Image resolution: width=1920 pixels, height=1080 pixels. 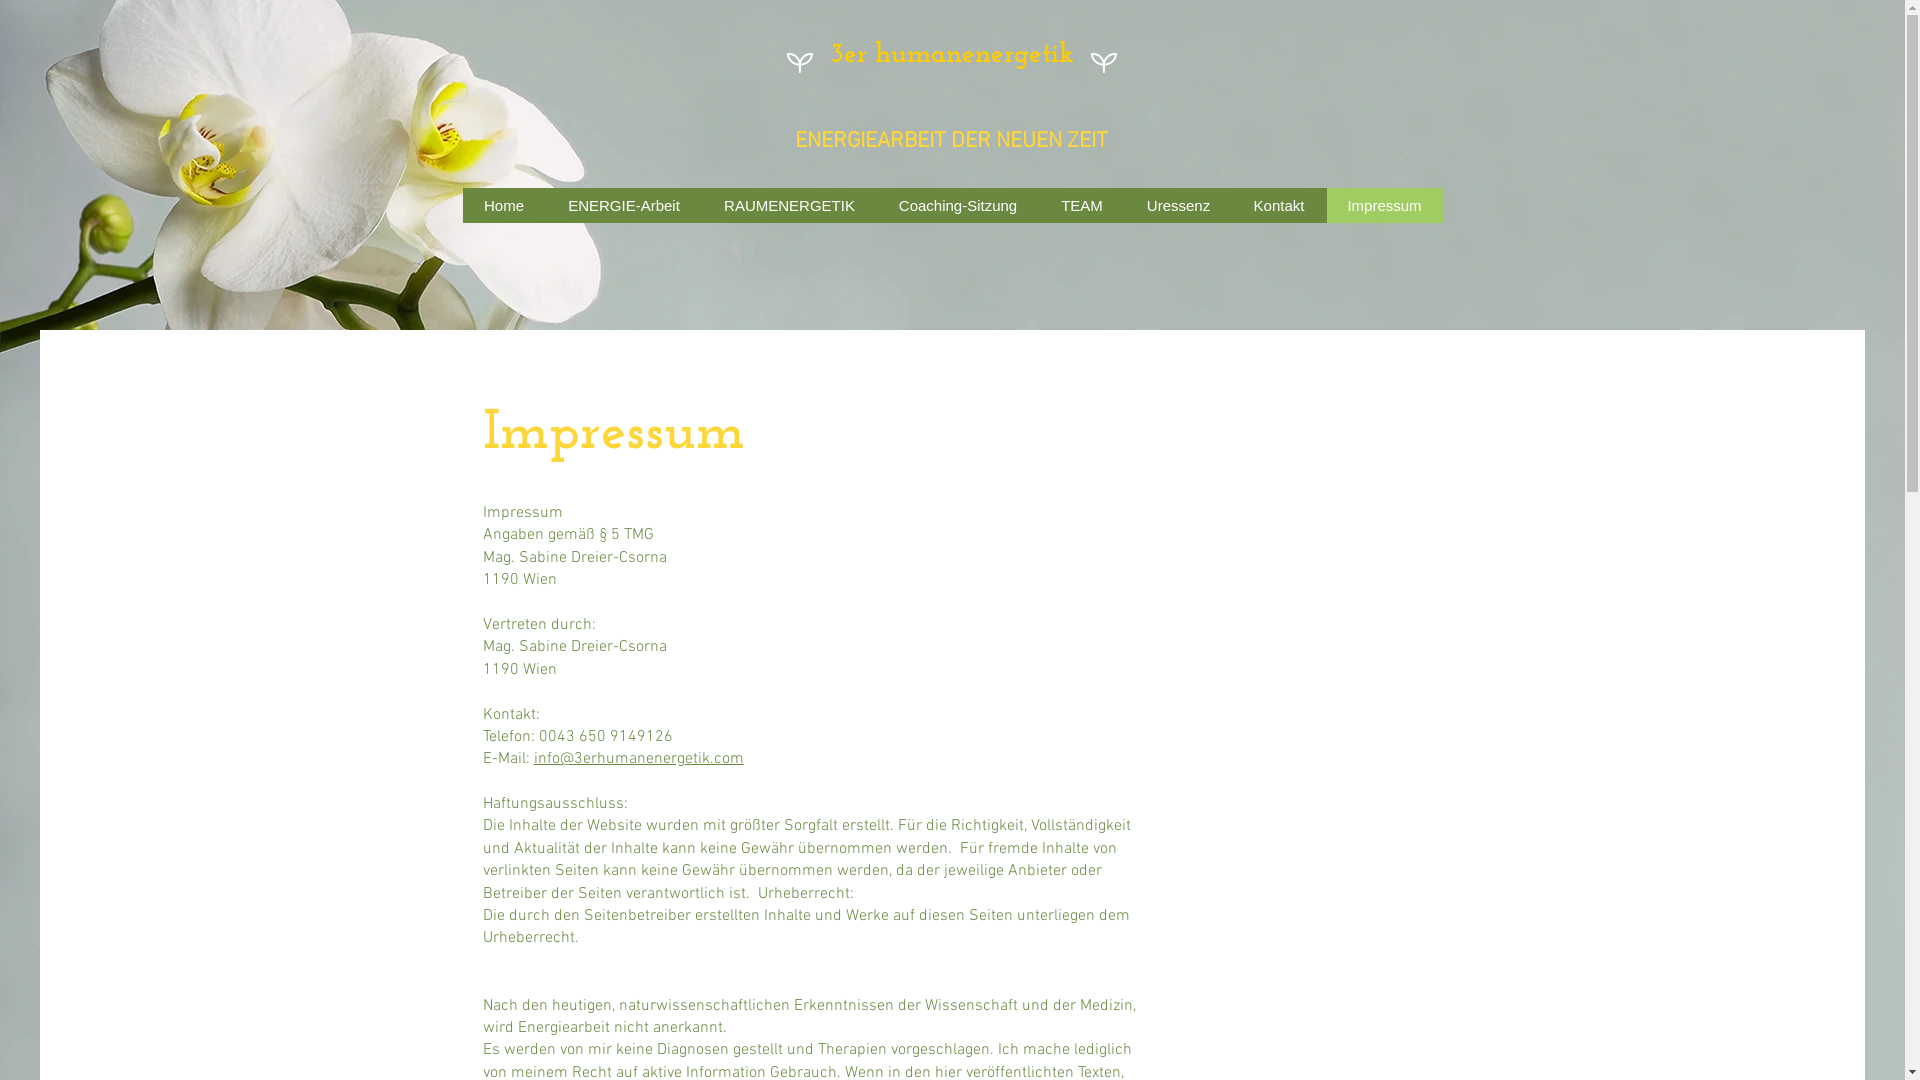 I want to click on 'ENERGIEARBEIT DER NEUEN ZEIT', so click(x=949, y=140).